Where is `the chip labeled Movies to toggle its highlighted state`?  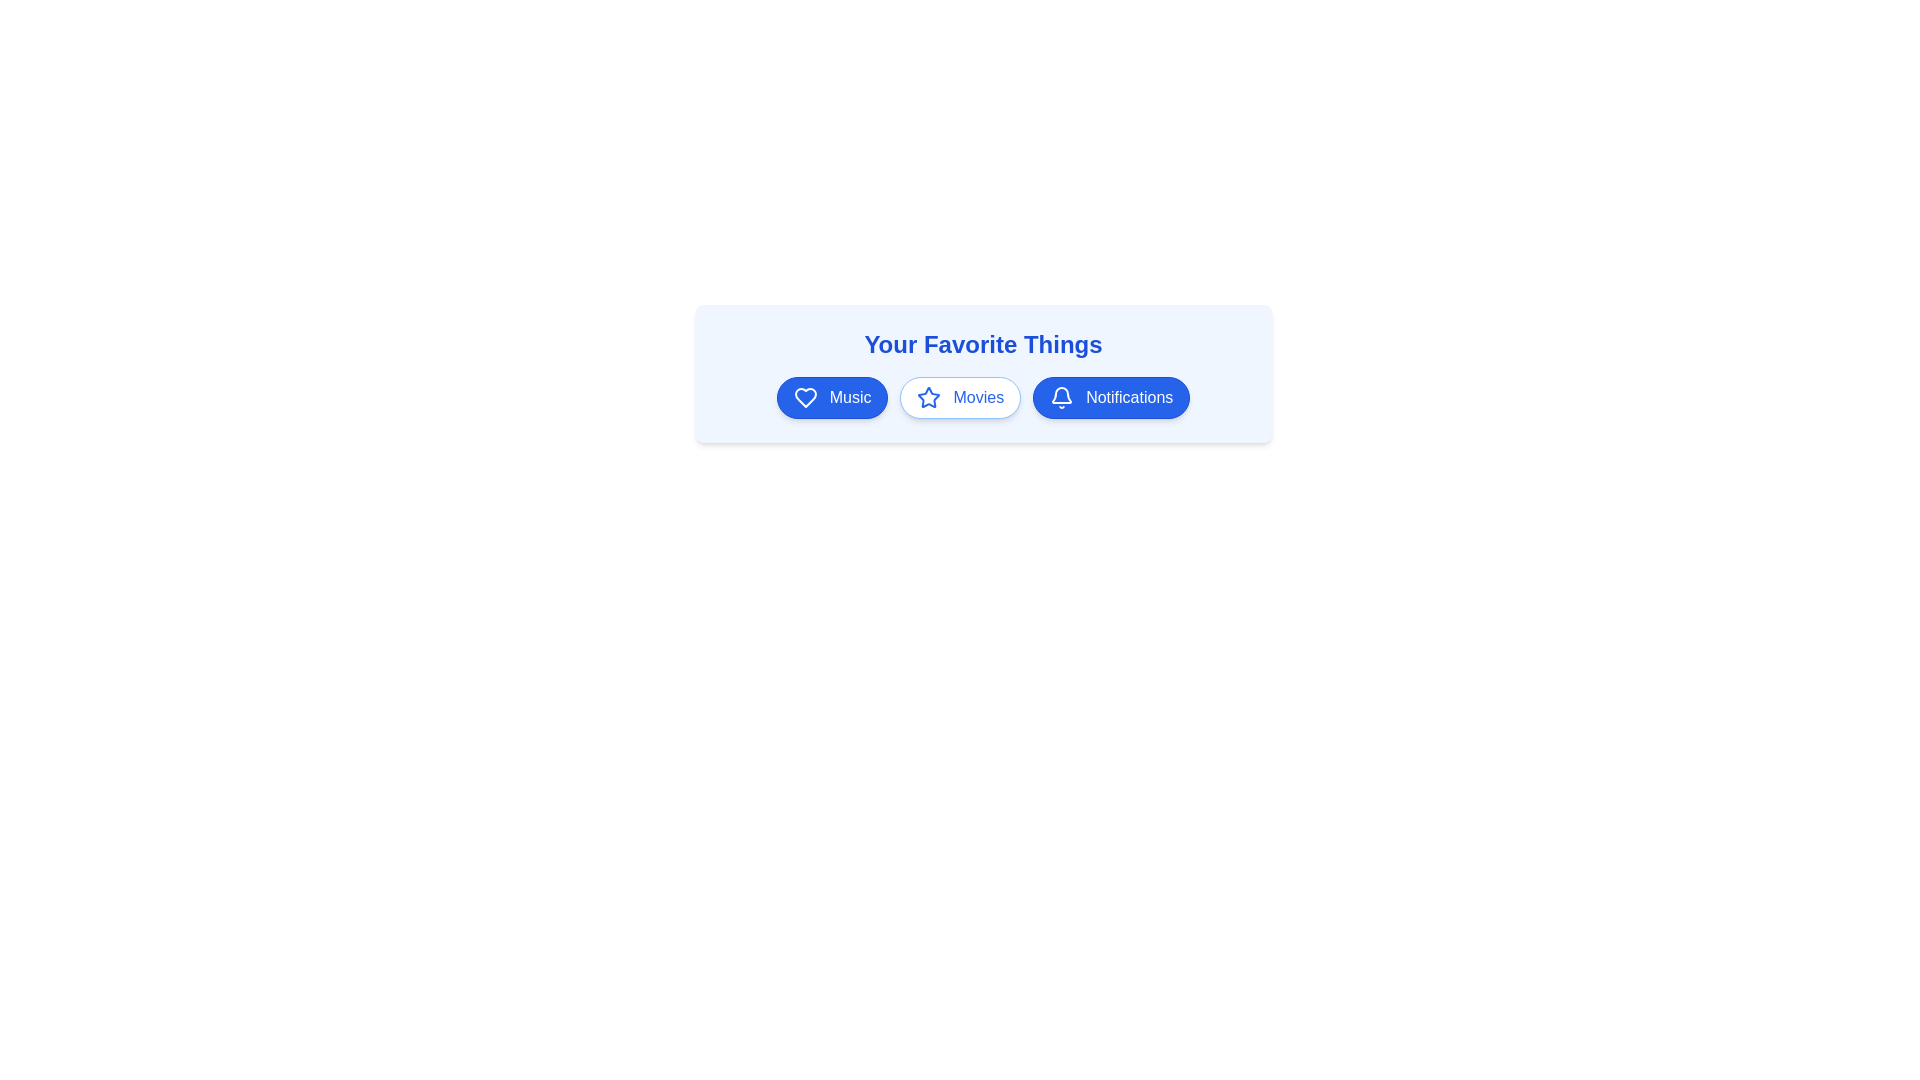 the chip labeled Movies to toggle its highlighted state is located at coordinates (960, 397).